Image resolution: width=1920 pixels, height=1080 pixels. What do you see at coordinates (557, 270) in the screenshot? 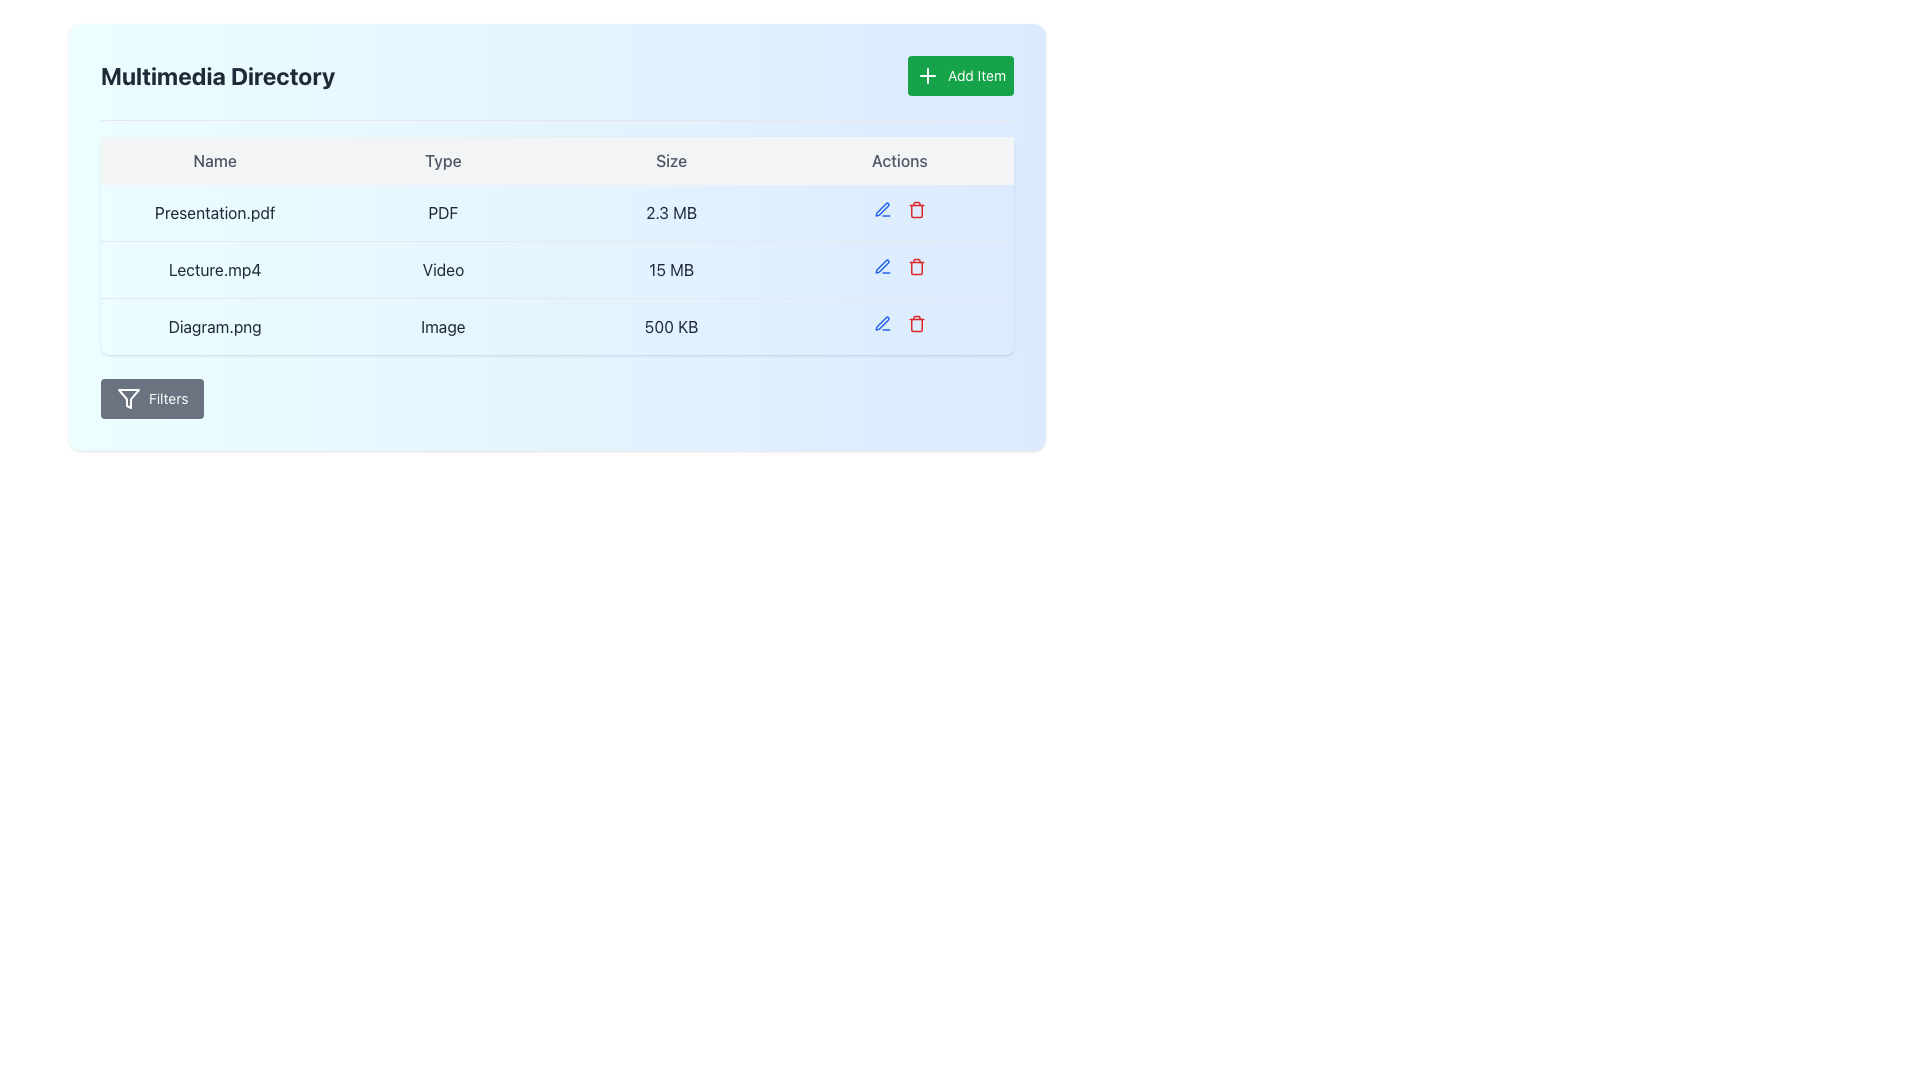
I see `the second row of the table that contains information about the file 'Lecture.mp4', which includes its type 'Video' and size '15 MB'` at bounding box center [557, 270].